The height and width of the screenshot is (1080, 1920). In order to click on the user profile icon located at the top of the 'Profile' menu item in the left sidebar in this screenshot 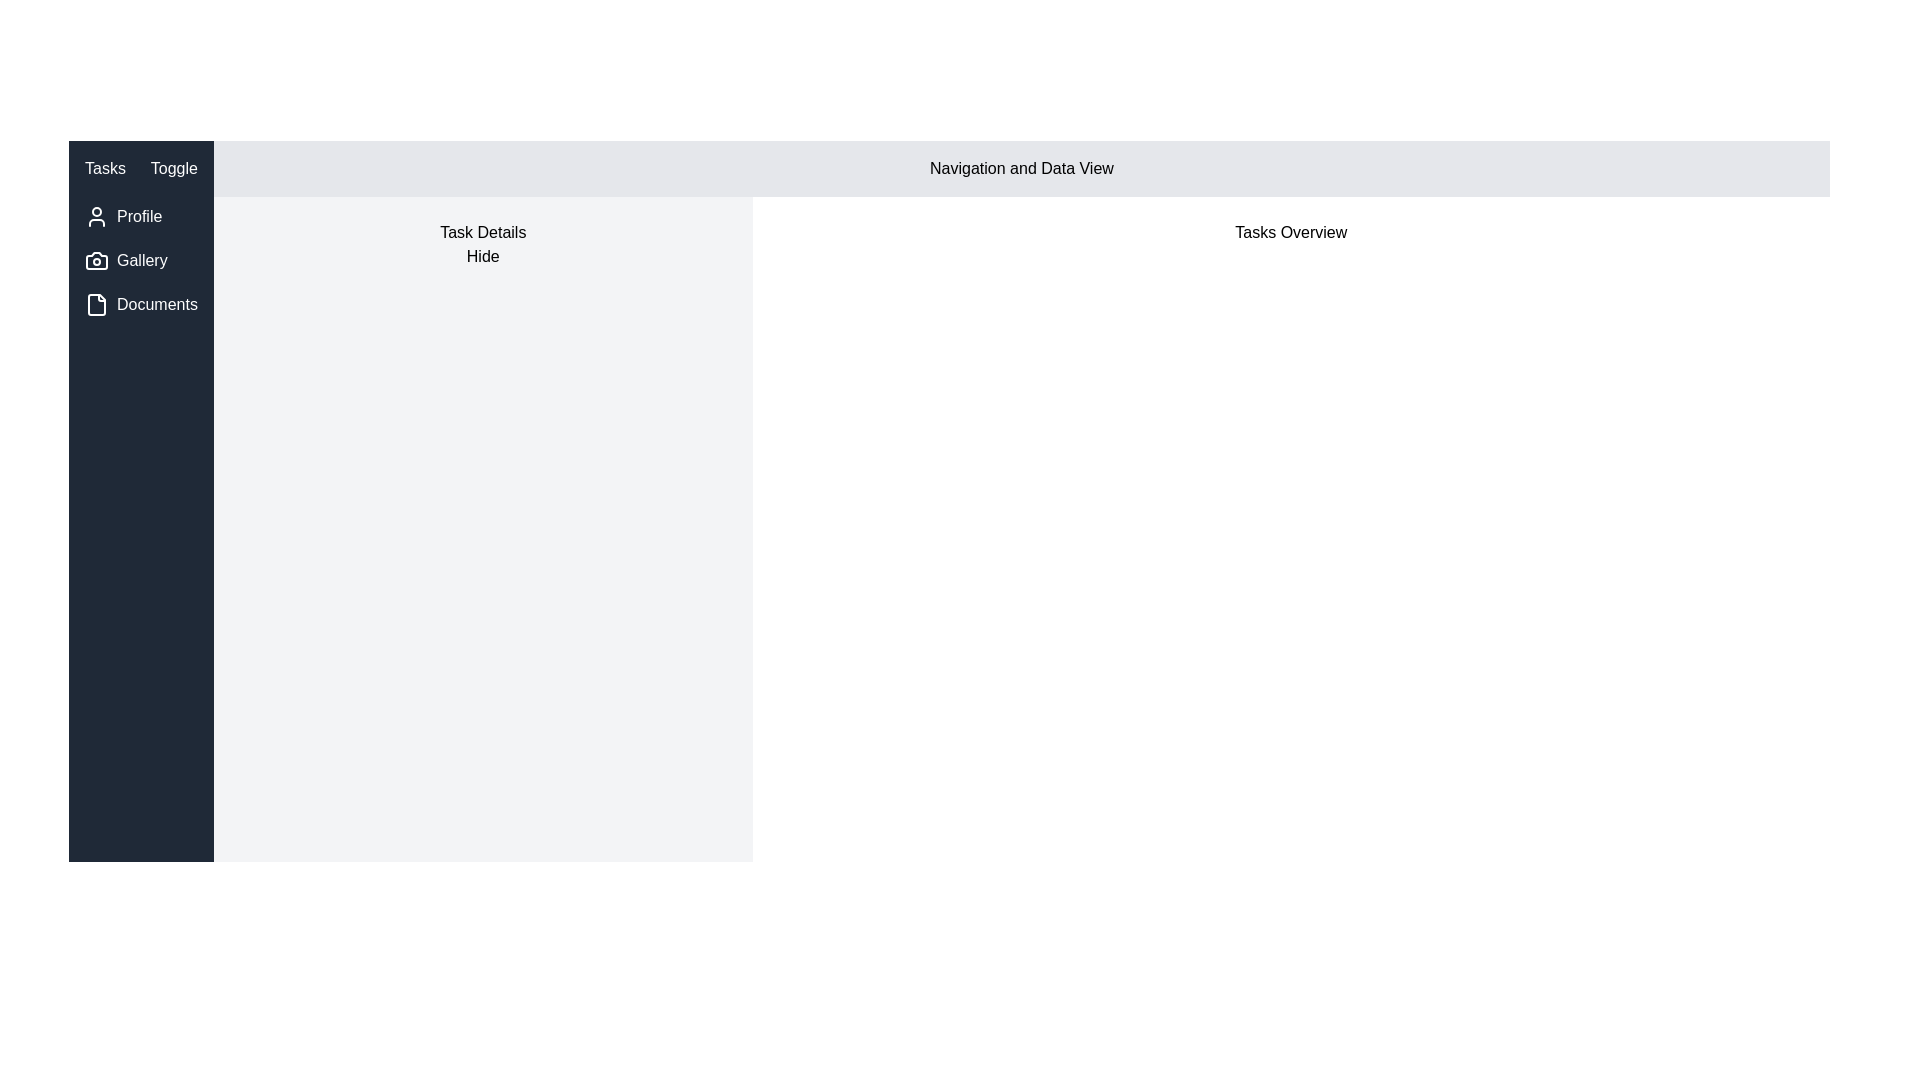, I will do `click(95, 216)`.